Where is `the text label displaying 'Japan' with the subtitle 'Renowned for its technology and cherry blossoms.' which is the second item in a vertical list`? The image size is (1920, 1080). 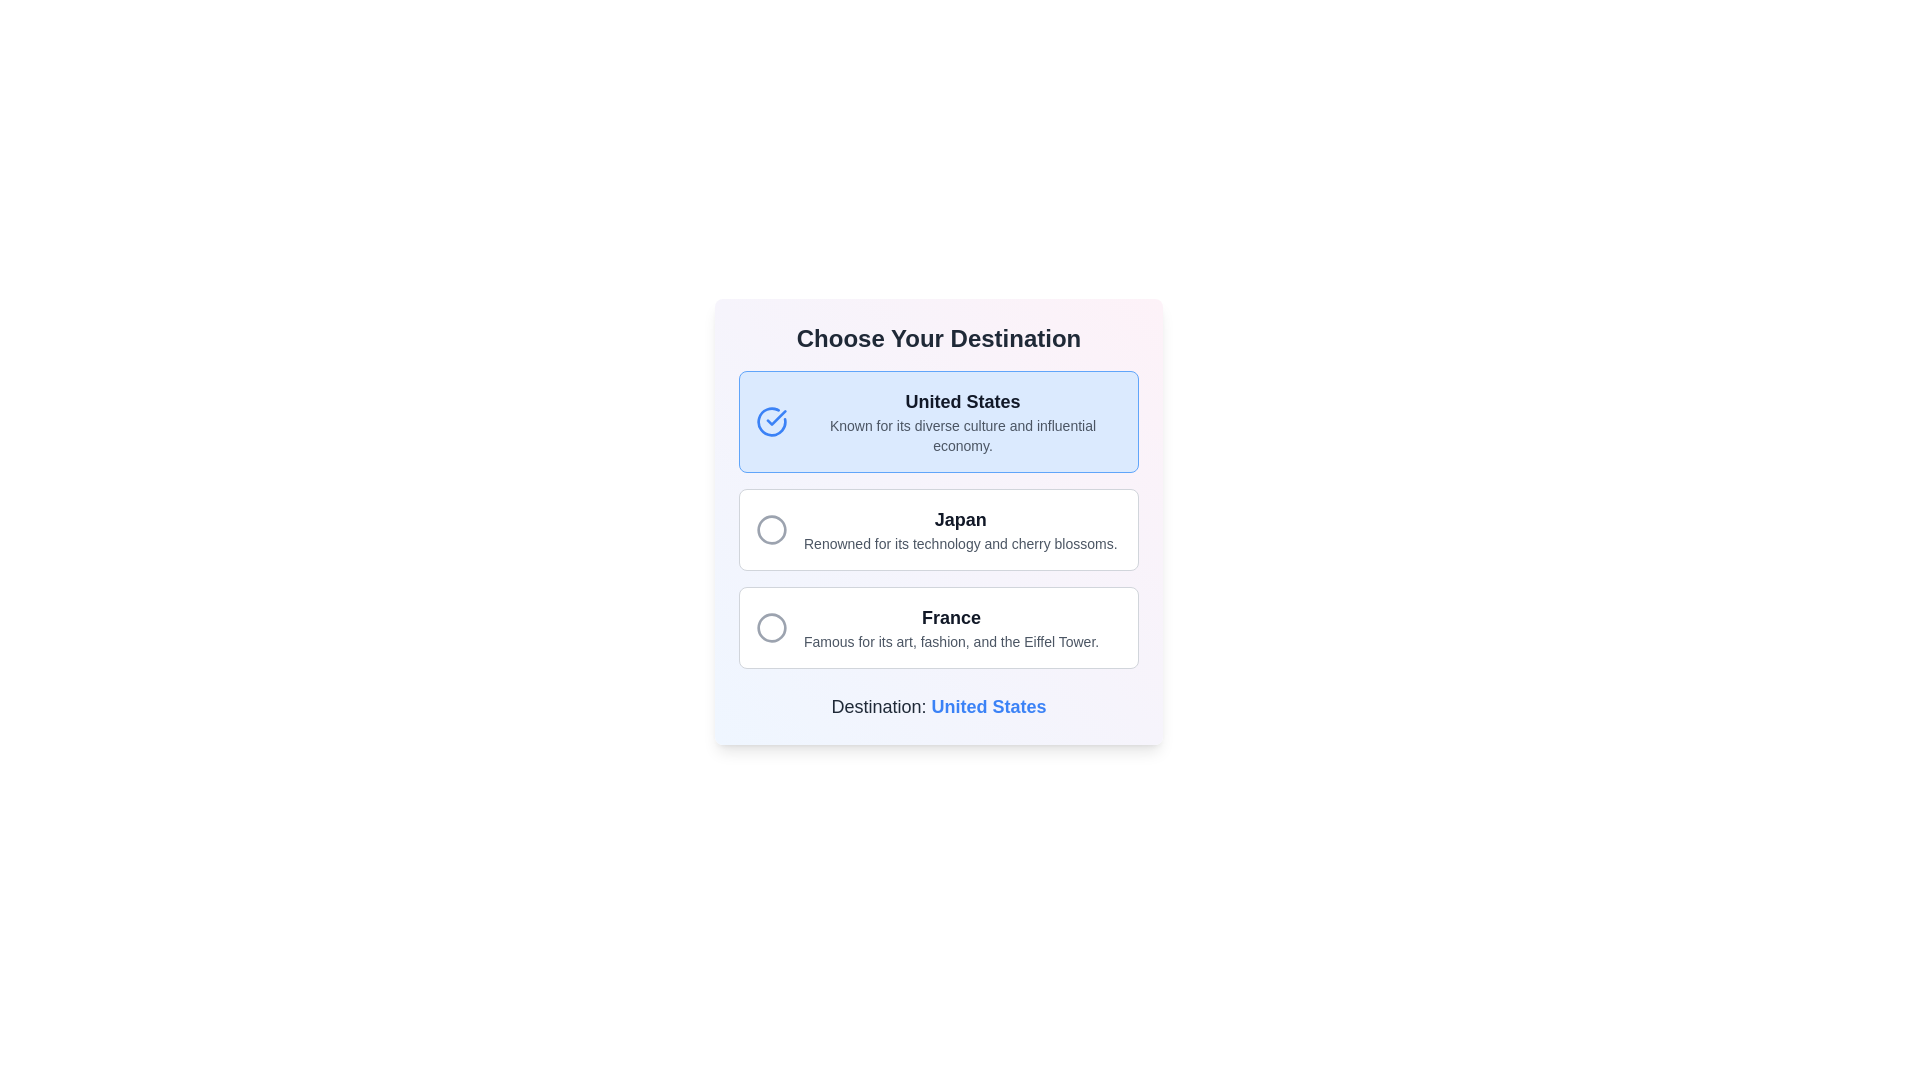
the text label displaying 'Japan' with the subtitle 'Renowned for its technology and cherry blossoms.' which is the second item in a vertical list is located at coordinates (960, 528).